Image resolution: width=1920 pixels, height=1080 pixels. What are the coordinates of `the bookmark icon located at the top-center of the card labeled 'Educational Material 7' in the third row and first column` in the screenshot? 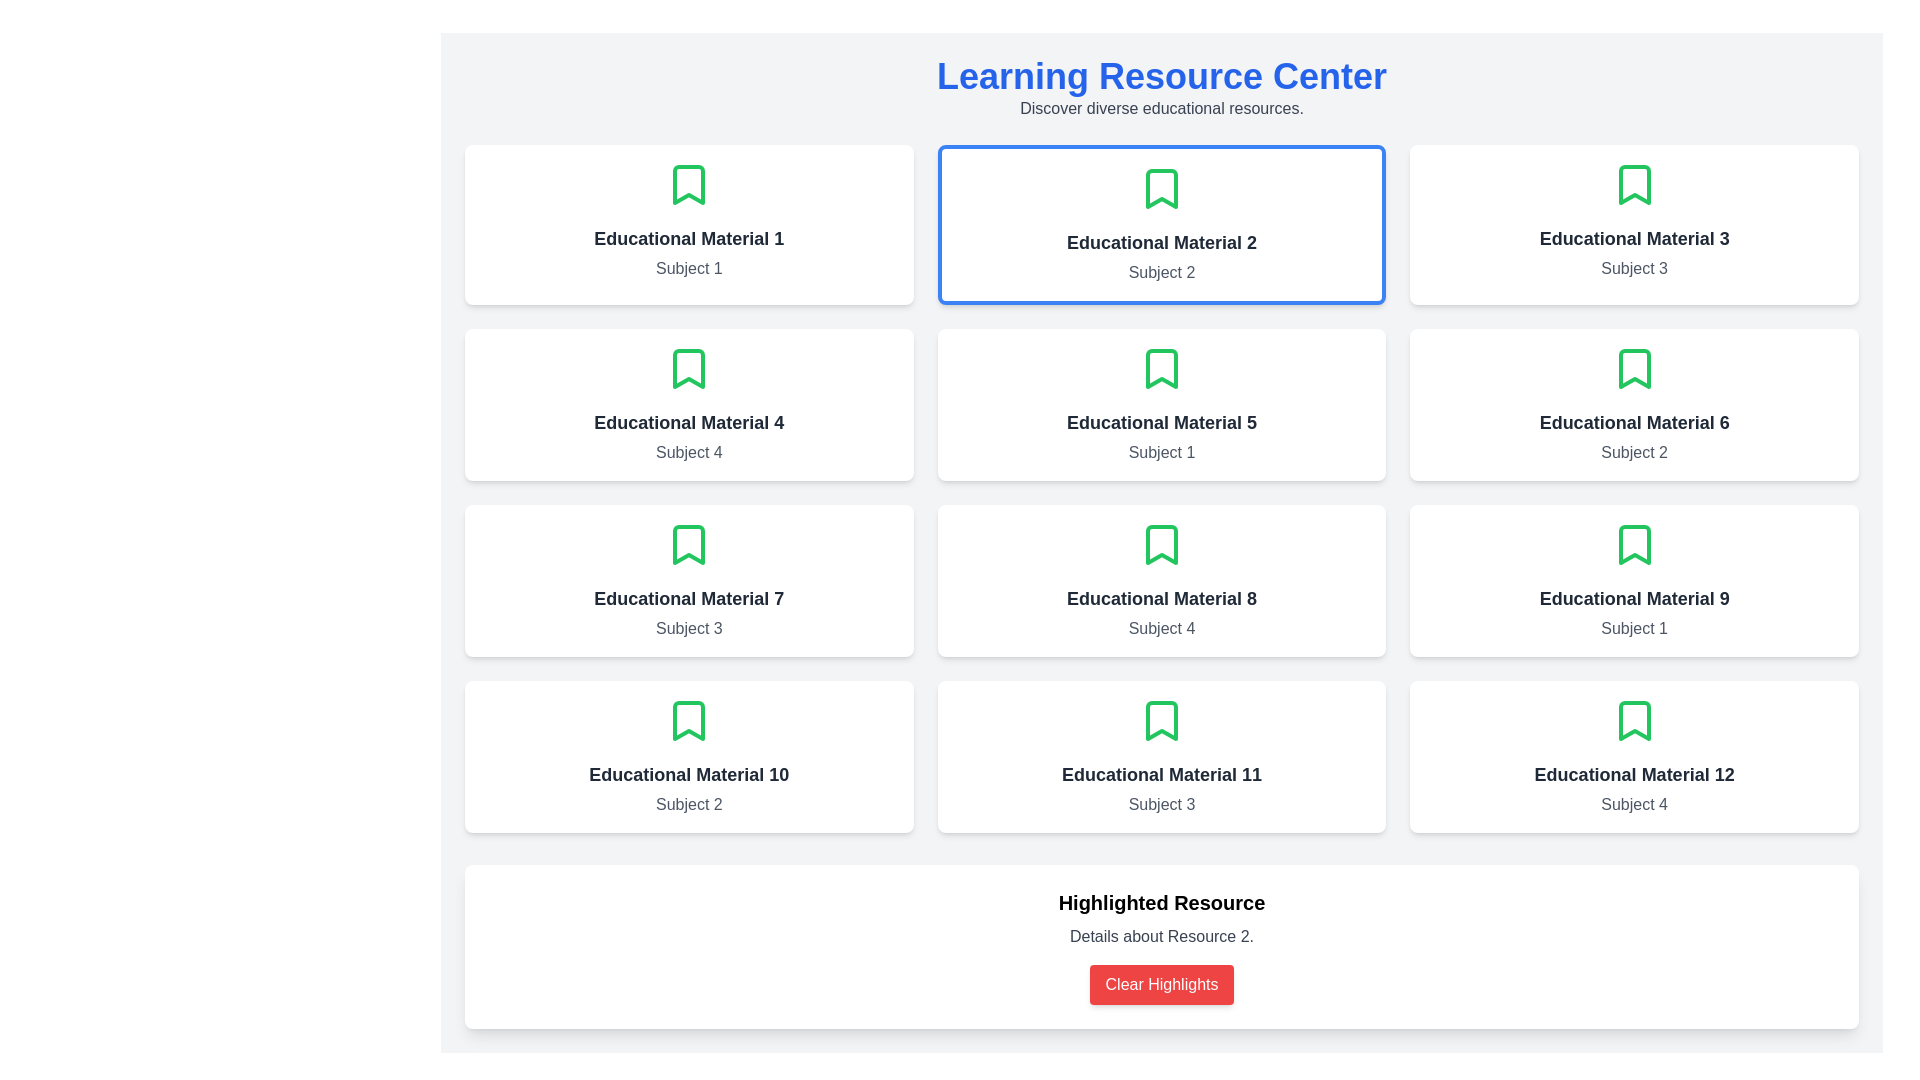 It's located at (689, 544).